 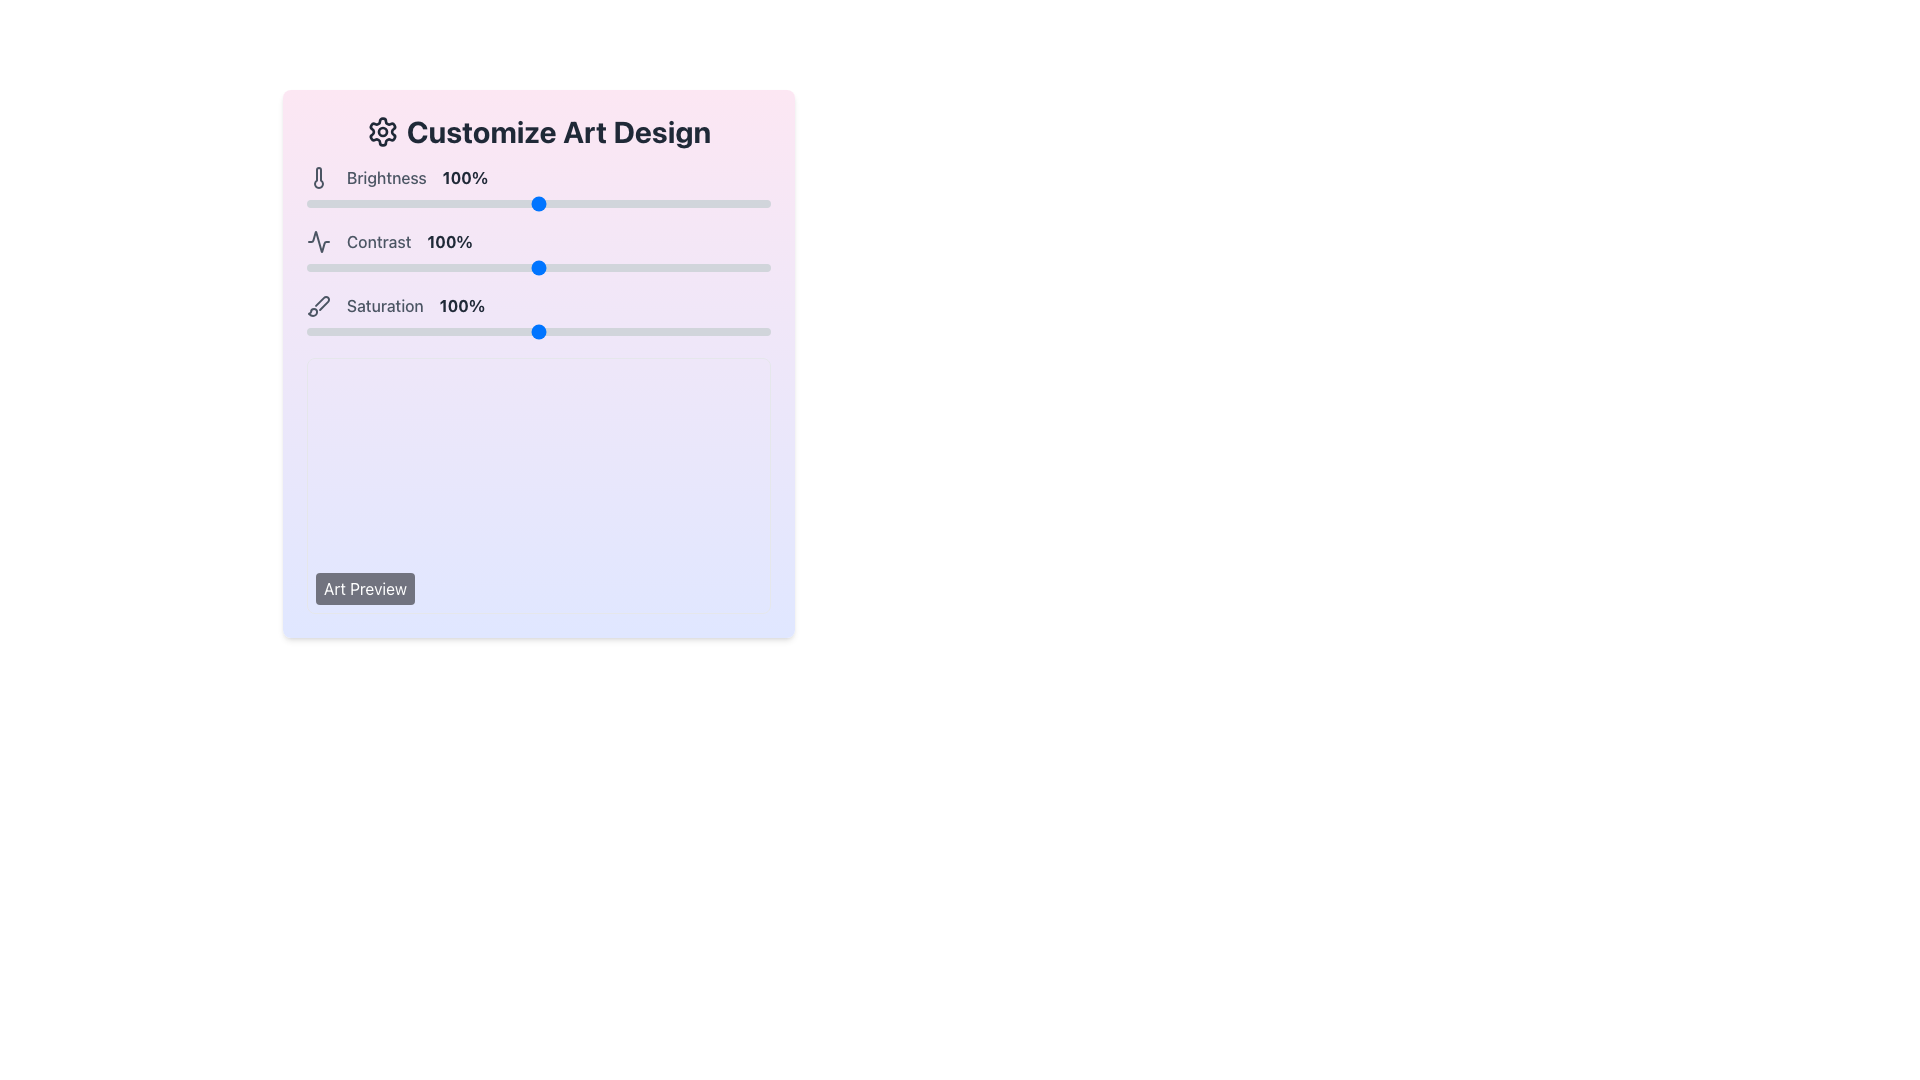 I want to click on the contrast level, so click(x=612, y=266).